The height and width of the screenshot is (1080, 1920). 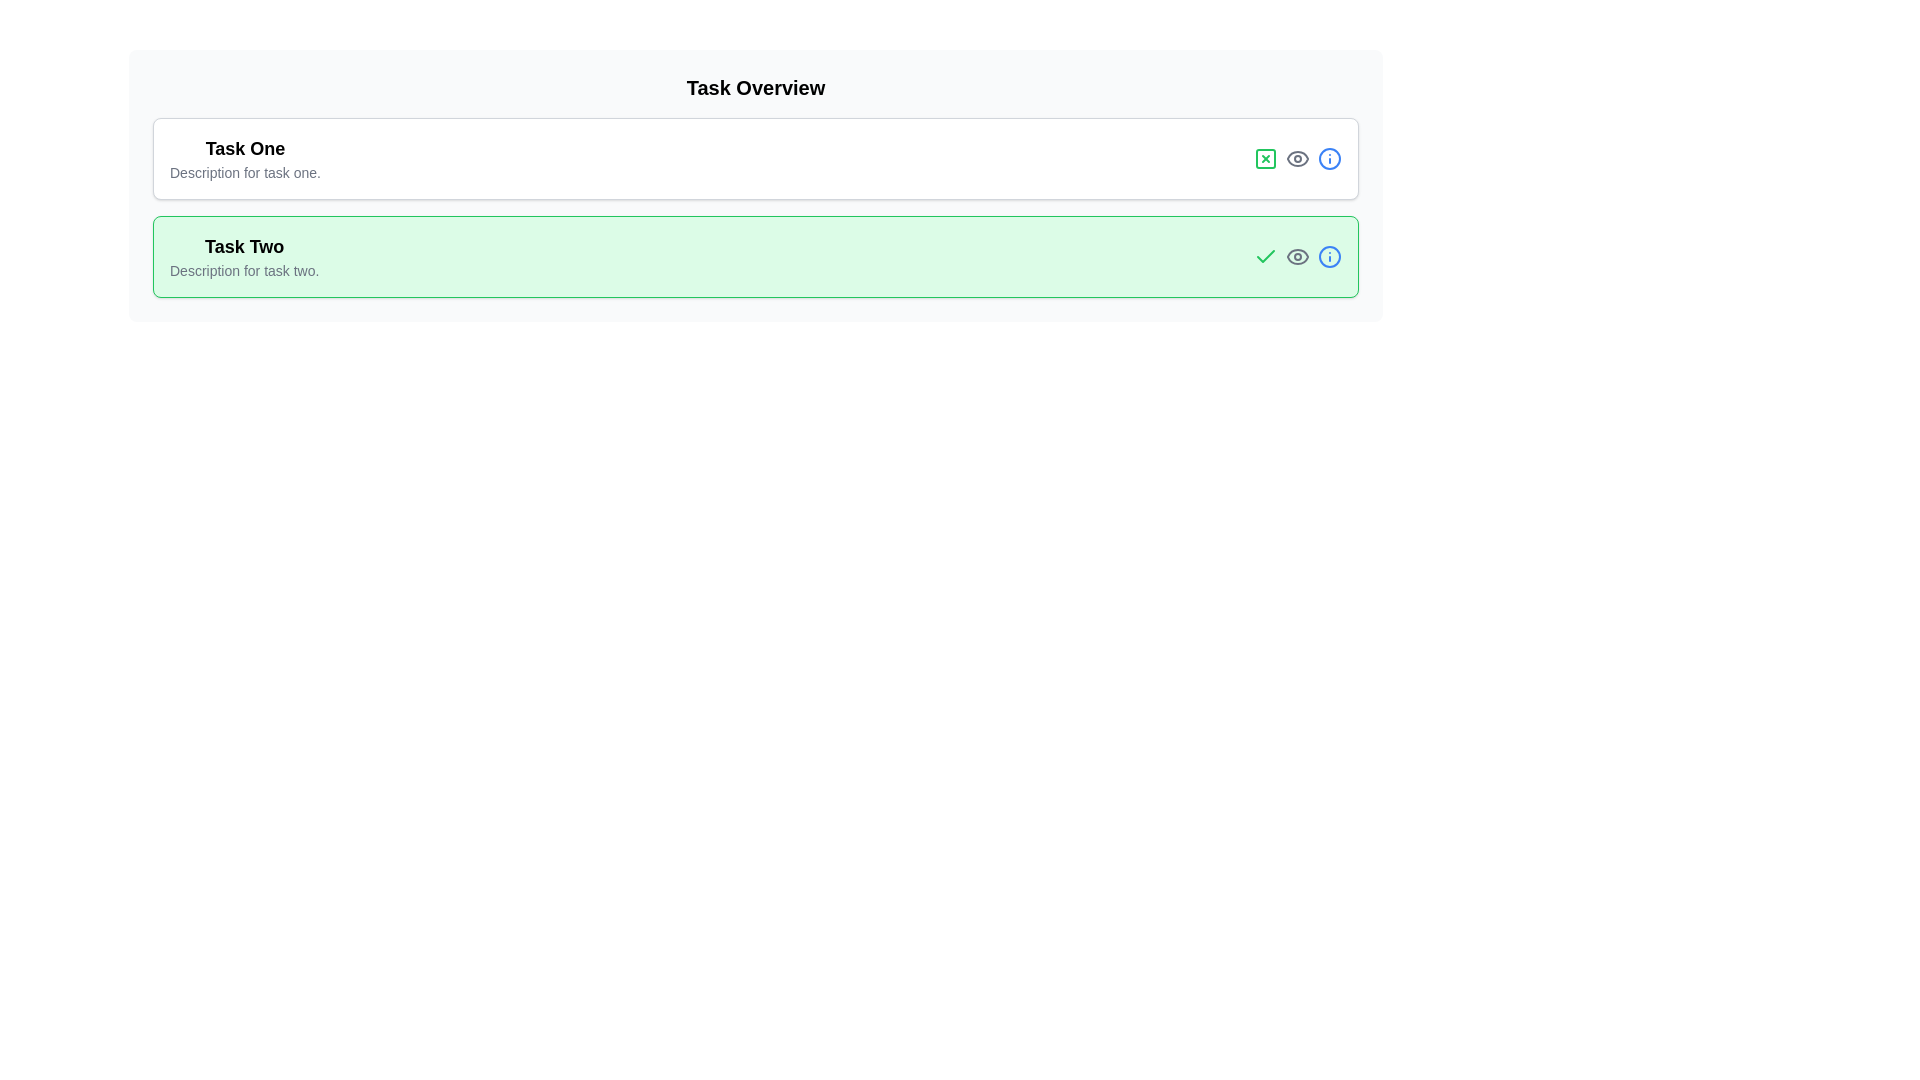 What do you see at coordinates (1265, 256) in the screenshot?
I see `the completion state icon (SVG) located at the leftmost position in the second task row` at bounding box center [1265, 256].